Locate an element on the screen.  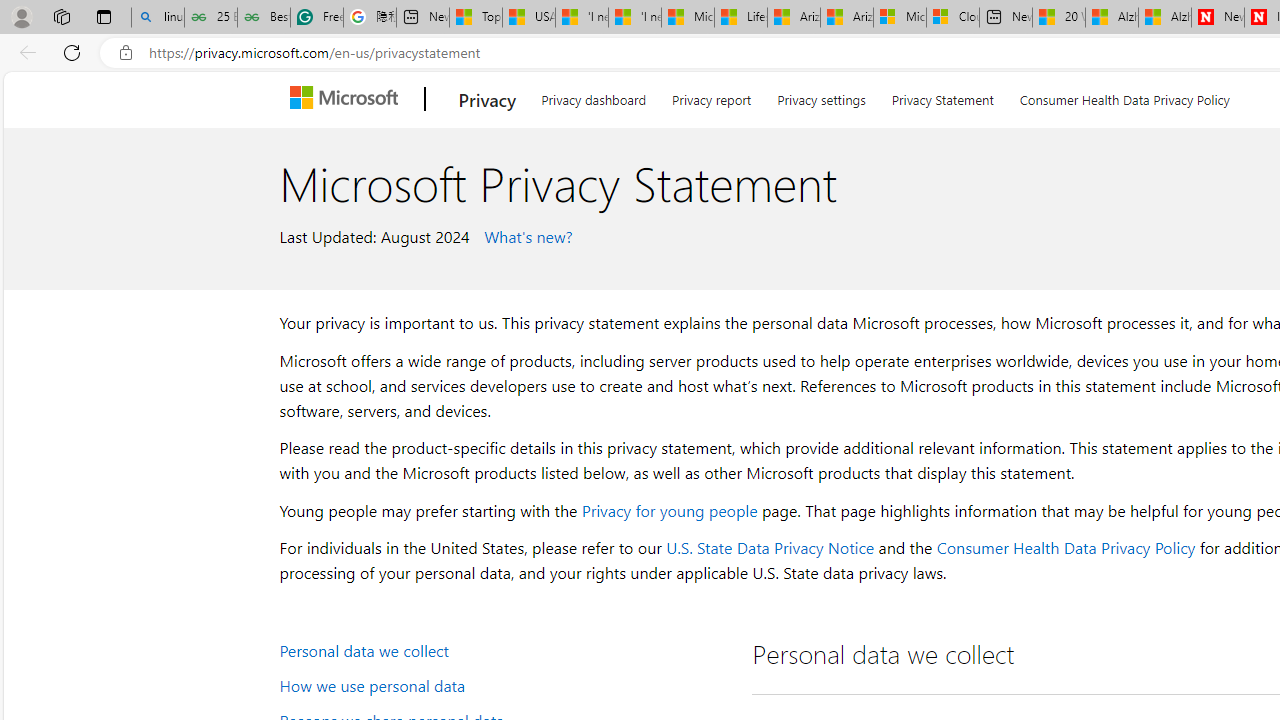
'Privacy dashboard' is located at coordinates (592, 96).